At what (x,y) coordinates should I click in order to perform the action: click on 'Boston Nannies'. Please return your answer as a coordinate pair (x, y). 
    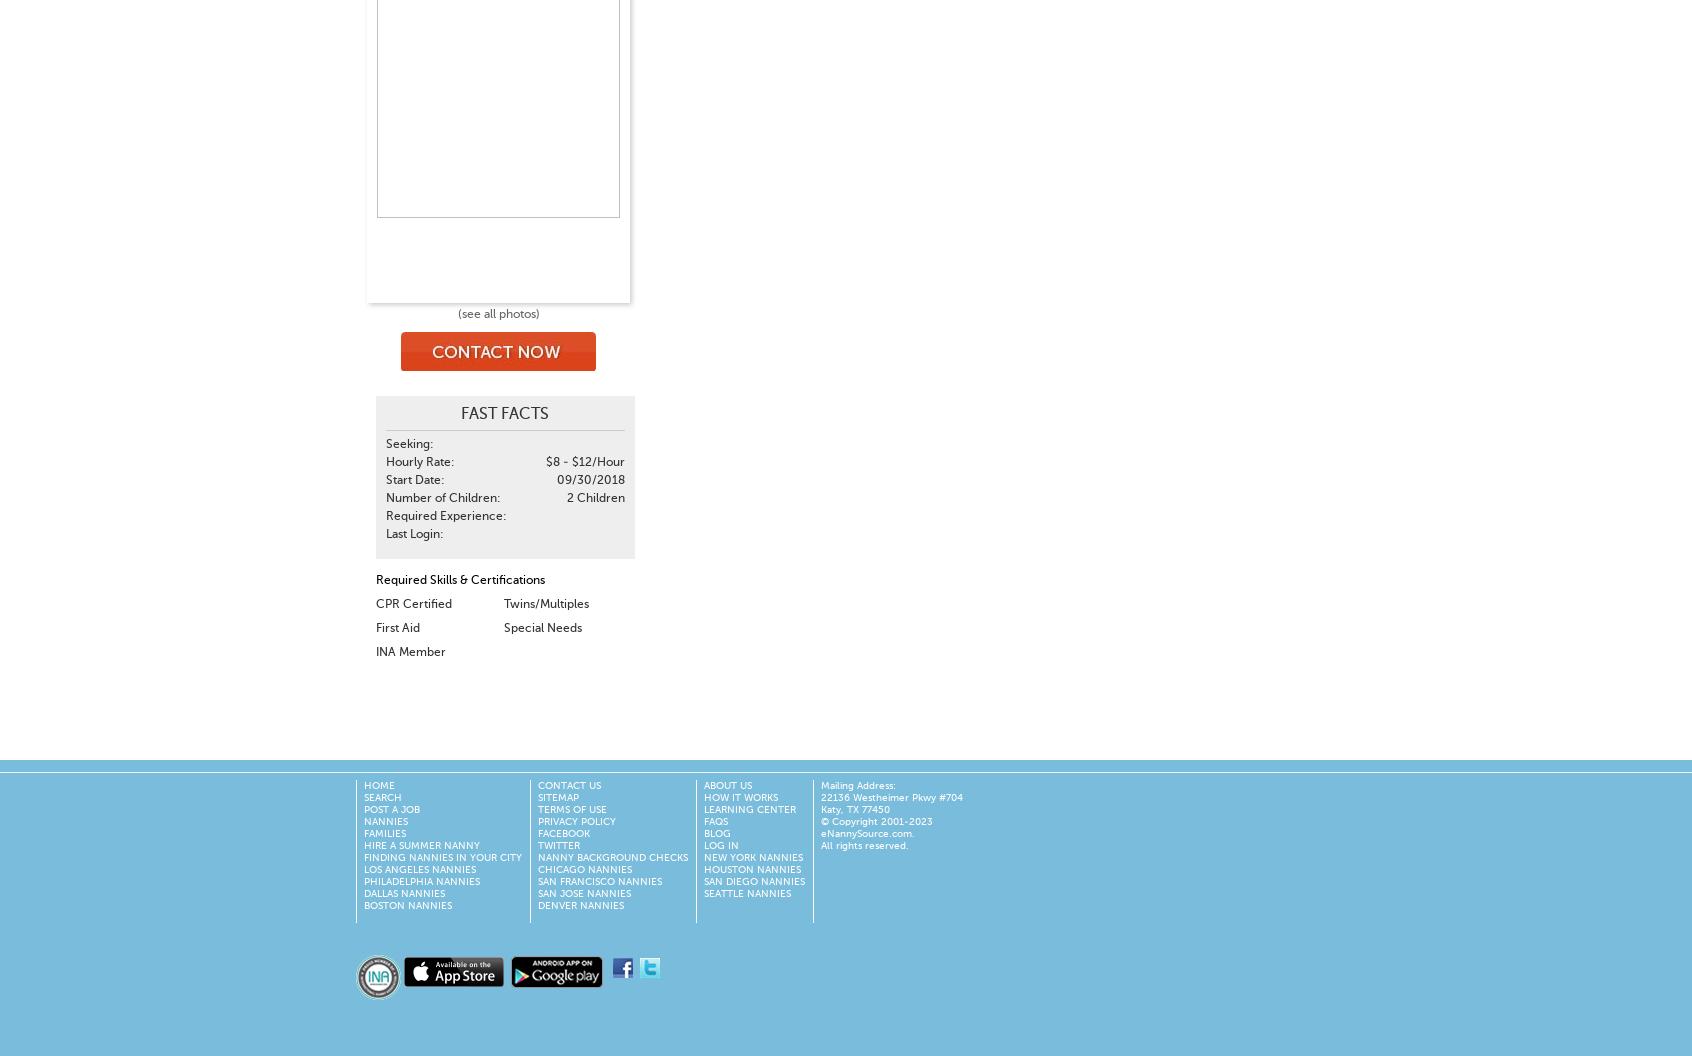
    Looking at the image, I should click on (407, 905).